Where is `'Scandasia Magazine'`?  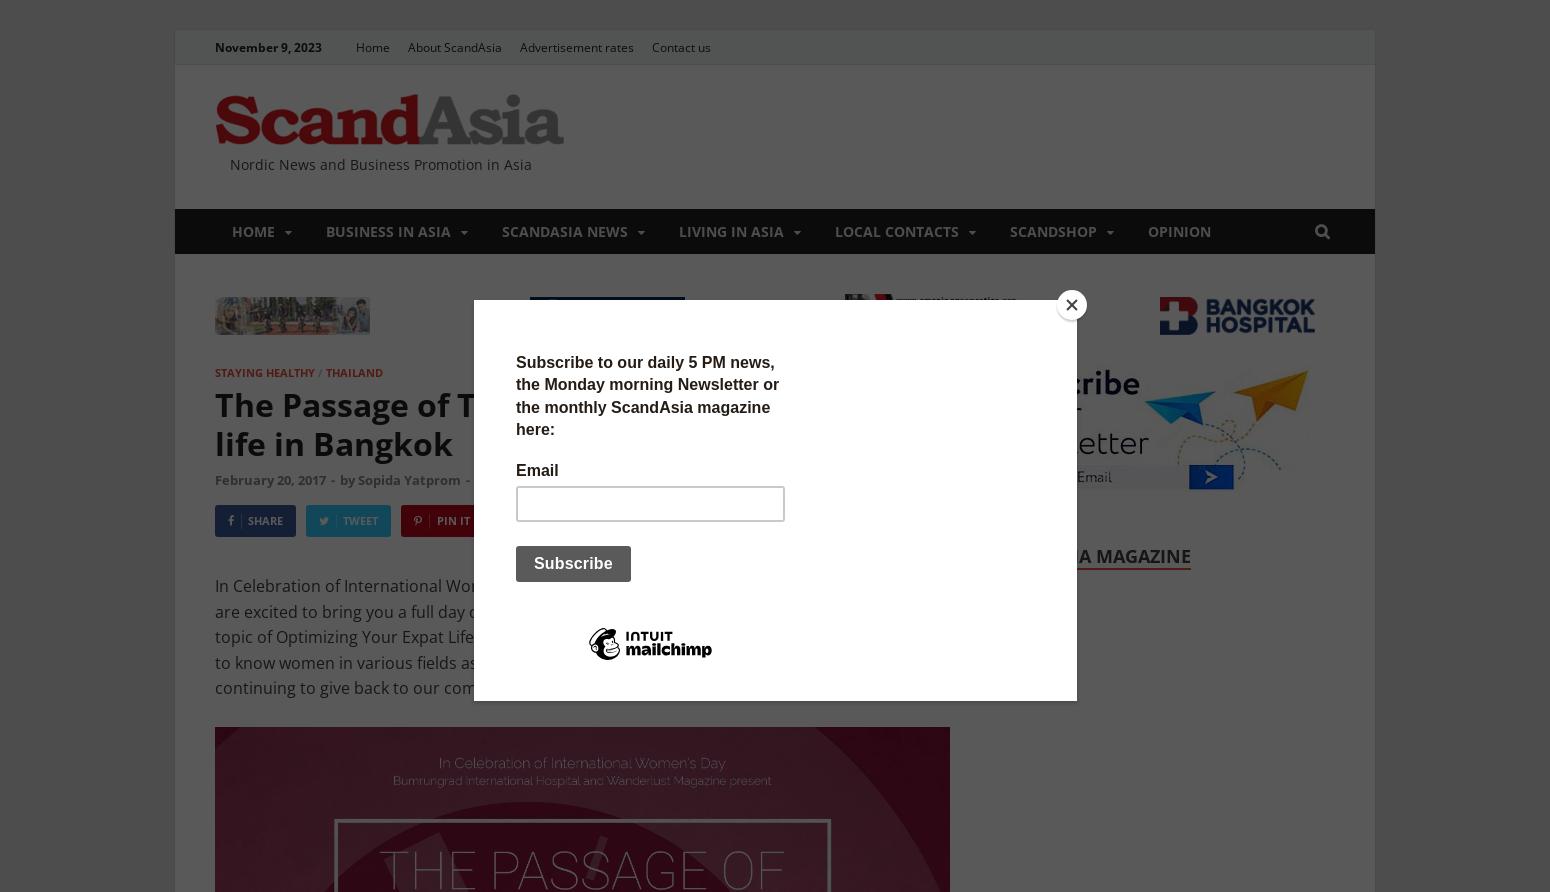 'Scandasia Magazine' is located at coordinates (1089, 555).